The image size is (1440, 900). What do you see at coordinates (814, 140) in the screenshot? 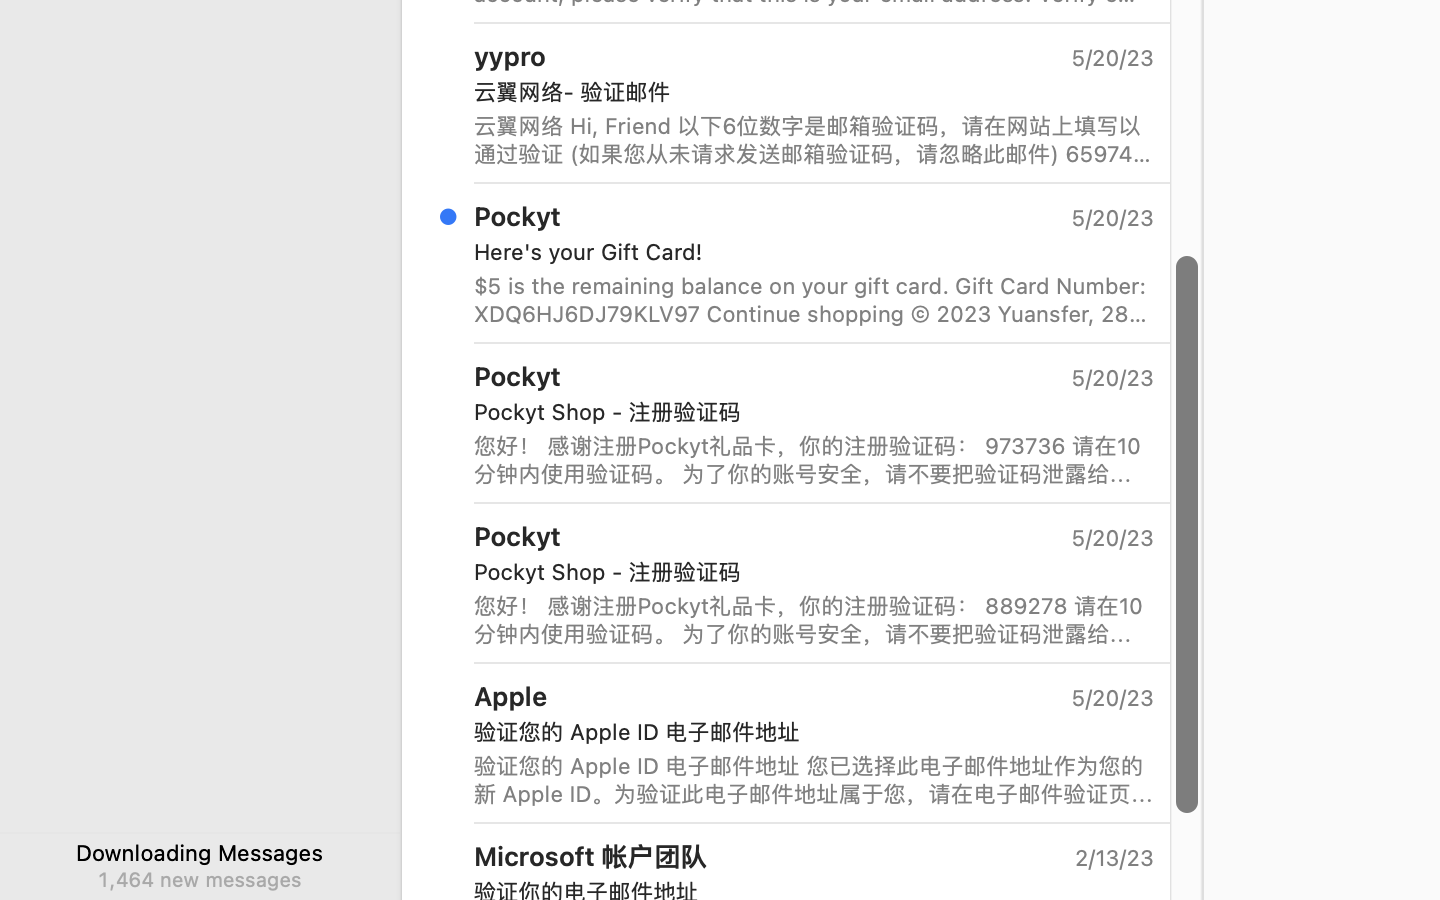
I see `'云翼网络 Hi, Friend 以下6位数字是邮箱验证码，请在网站上填写以通过验证 (如果您从未请求发送邮箱验证码，请忽略此邮件) 659746 2020 © 云翼网络. All Rights Reserved. 访问官网 | 用户中心'` at bounding box center [814, 140].